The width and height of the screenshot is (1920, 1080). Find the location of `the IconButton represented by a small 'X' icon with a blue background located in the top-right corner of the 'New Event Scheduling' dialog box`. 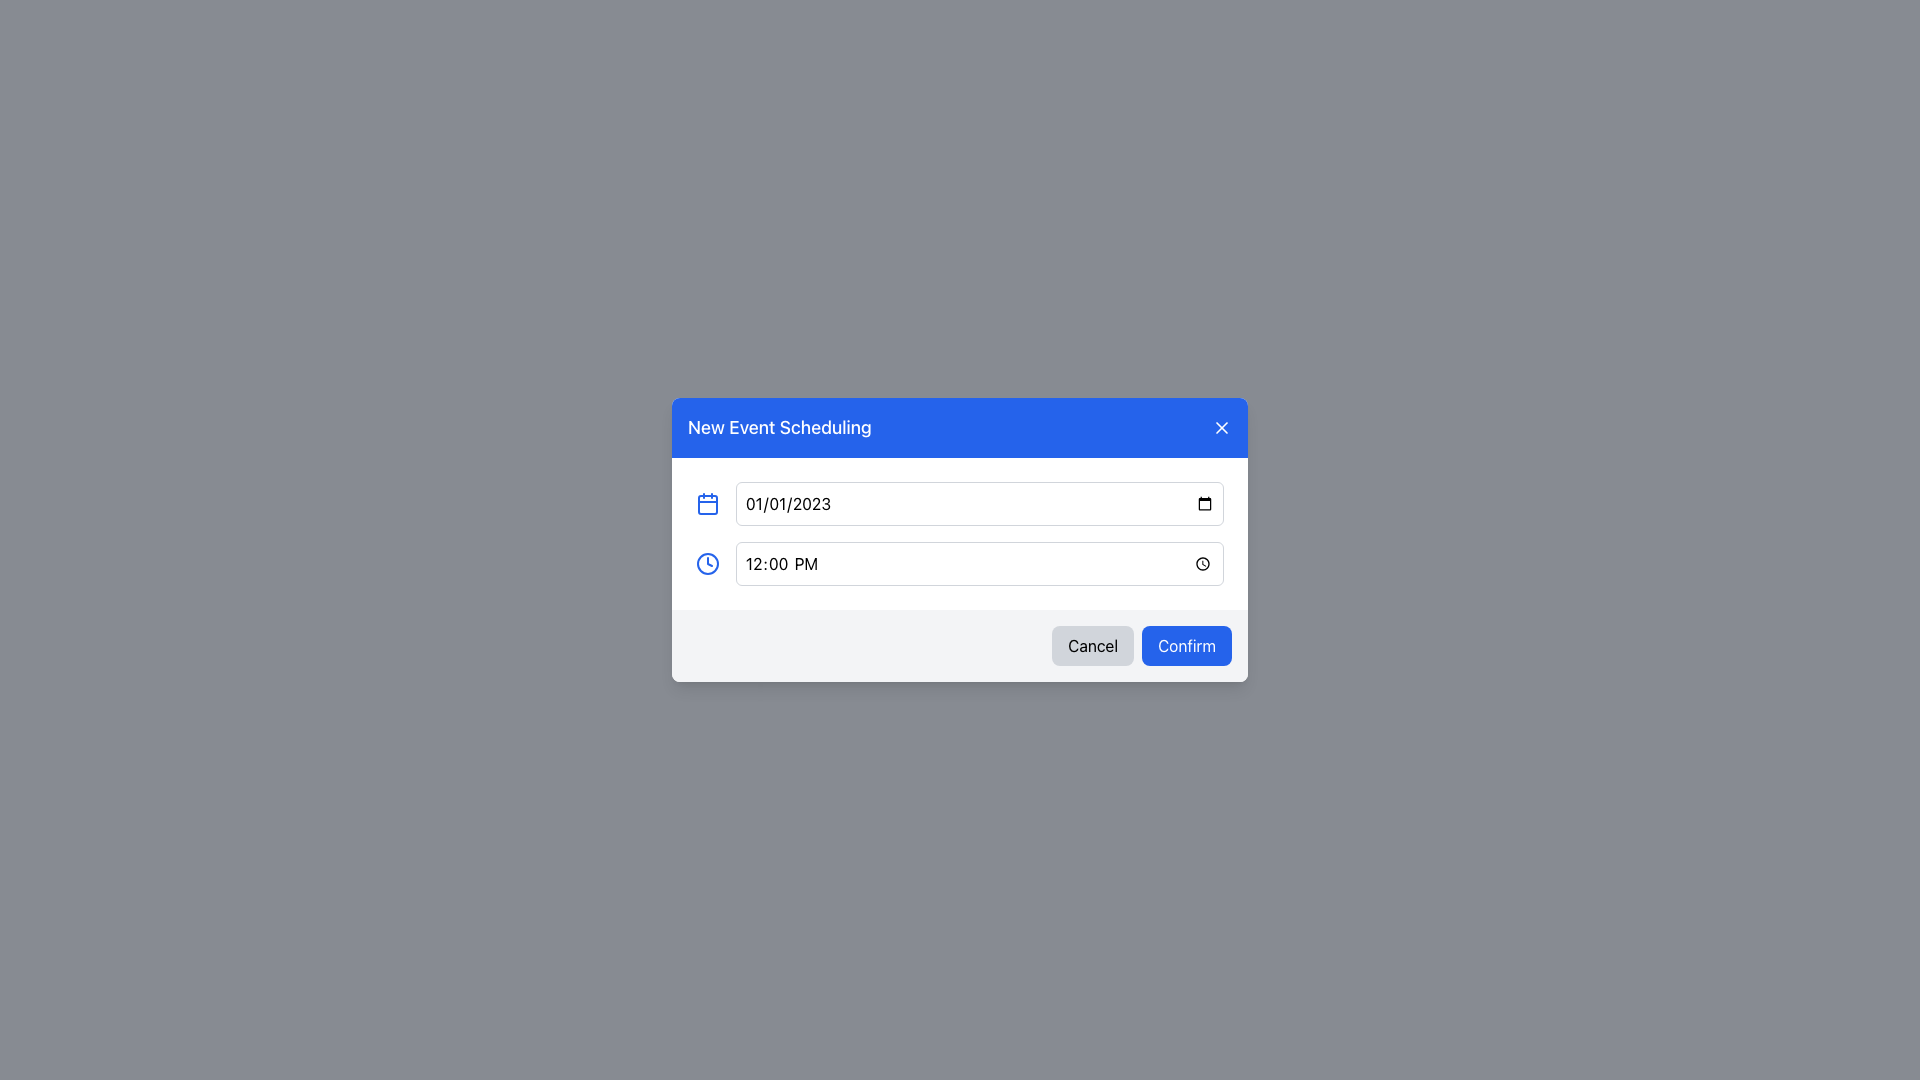

the IconButton represented by a small 'X' icon with a blue background located in the top-right corner of the 'New Event Scheduling' dialog box is located at coordinates (1221, 427).